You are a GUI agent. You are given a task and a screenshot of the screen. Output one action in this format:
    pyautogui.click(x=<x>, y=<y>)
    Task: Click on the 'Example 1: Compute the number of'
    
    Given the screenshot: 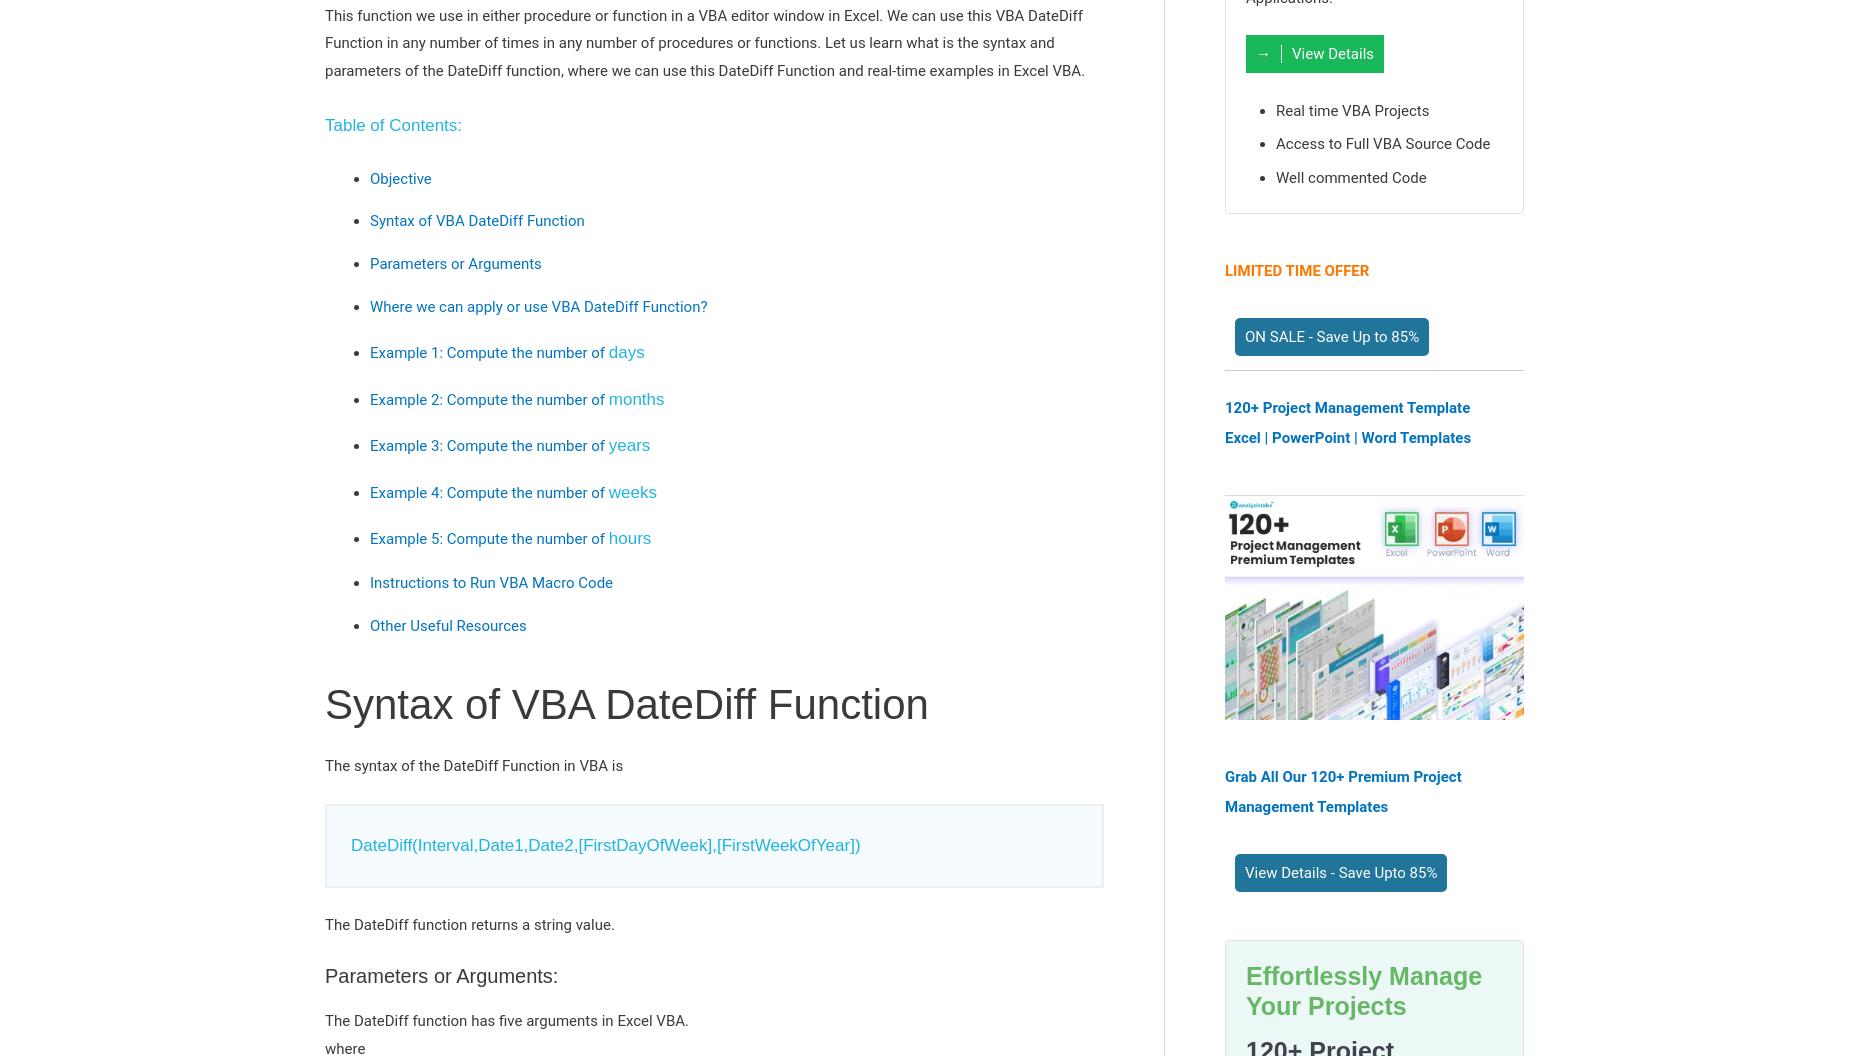 What is the action you would take?
    pyautogui.click(x=488, y=352)
    